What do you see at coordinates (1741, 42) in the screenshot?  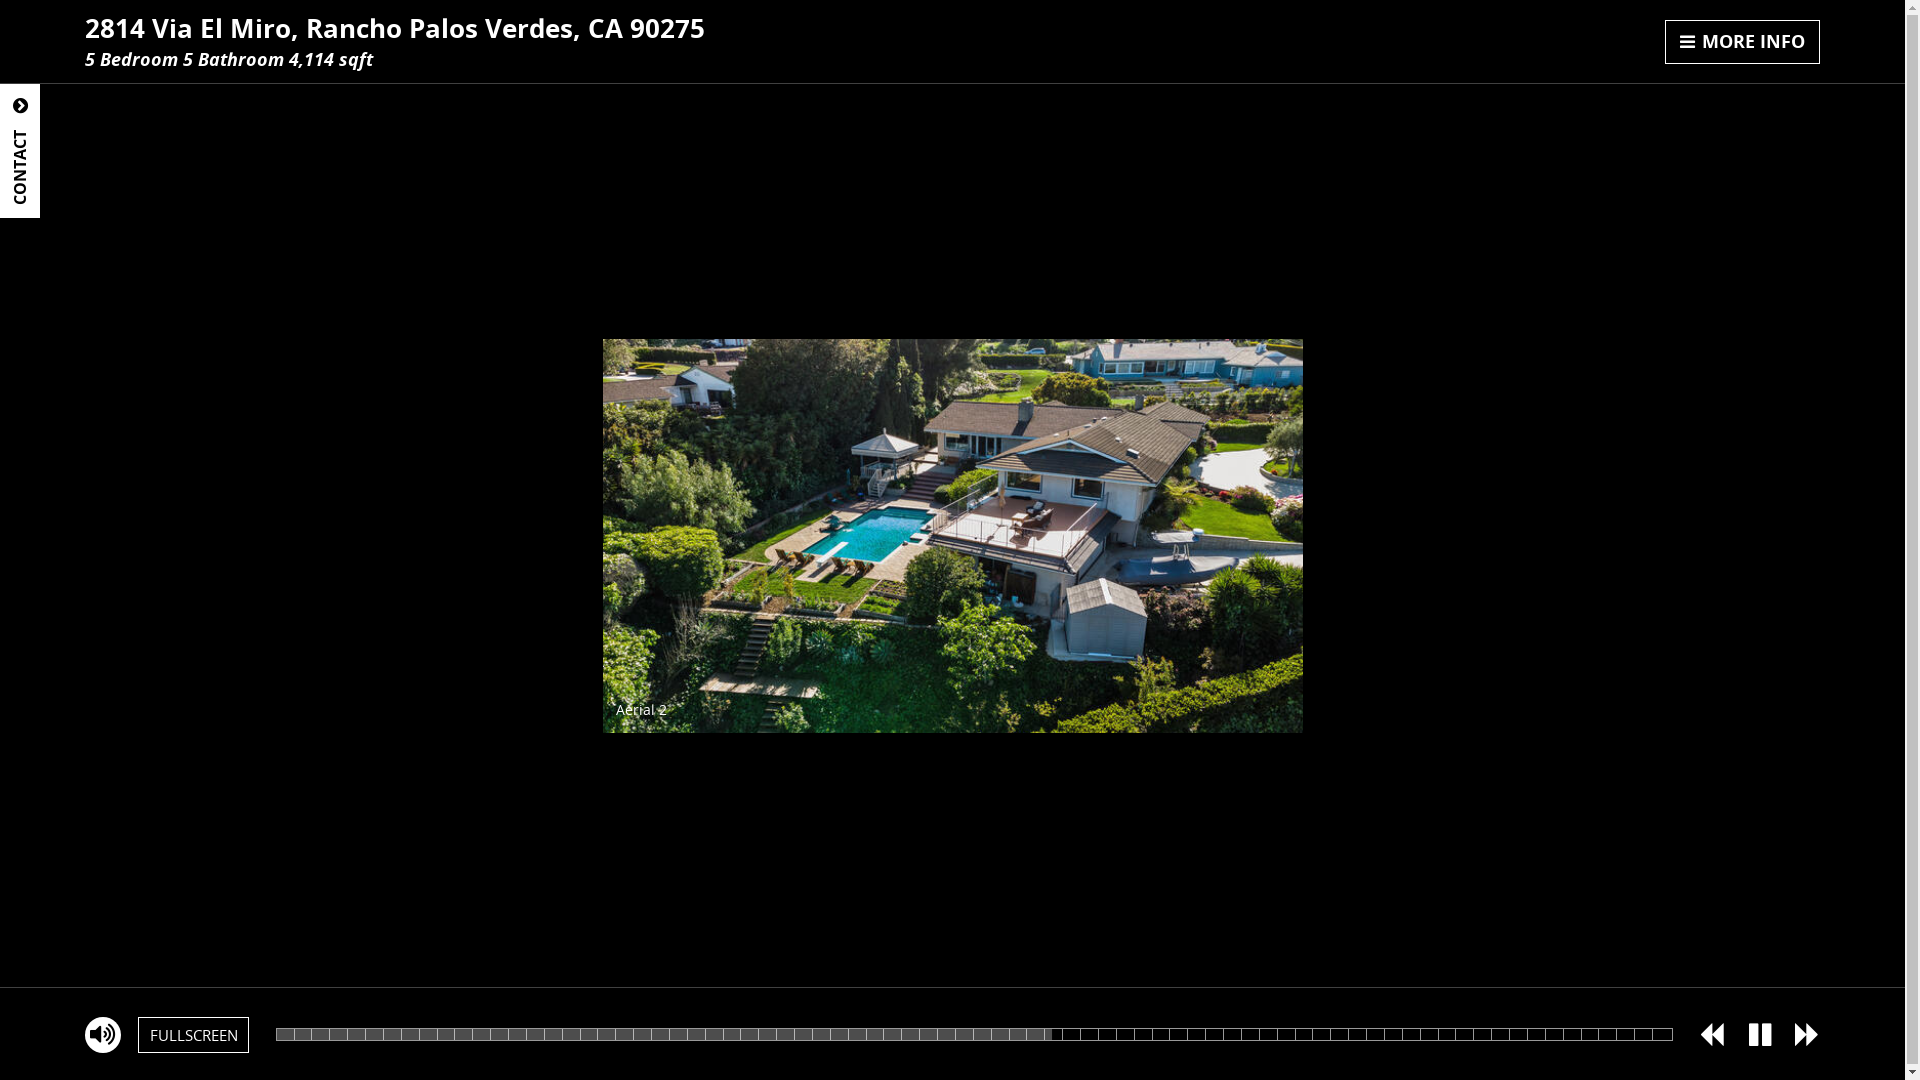 I see `'MORE INFO'` at bounding box center [1741, 42].